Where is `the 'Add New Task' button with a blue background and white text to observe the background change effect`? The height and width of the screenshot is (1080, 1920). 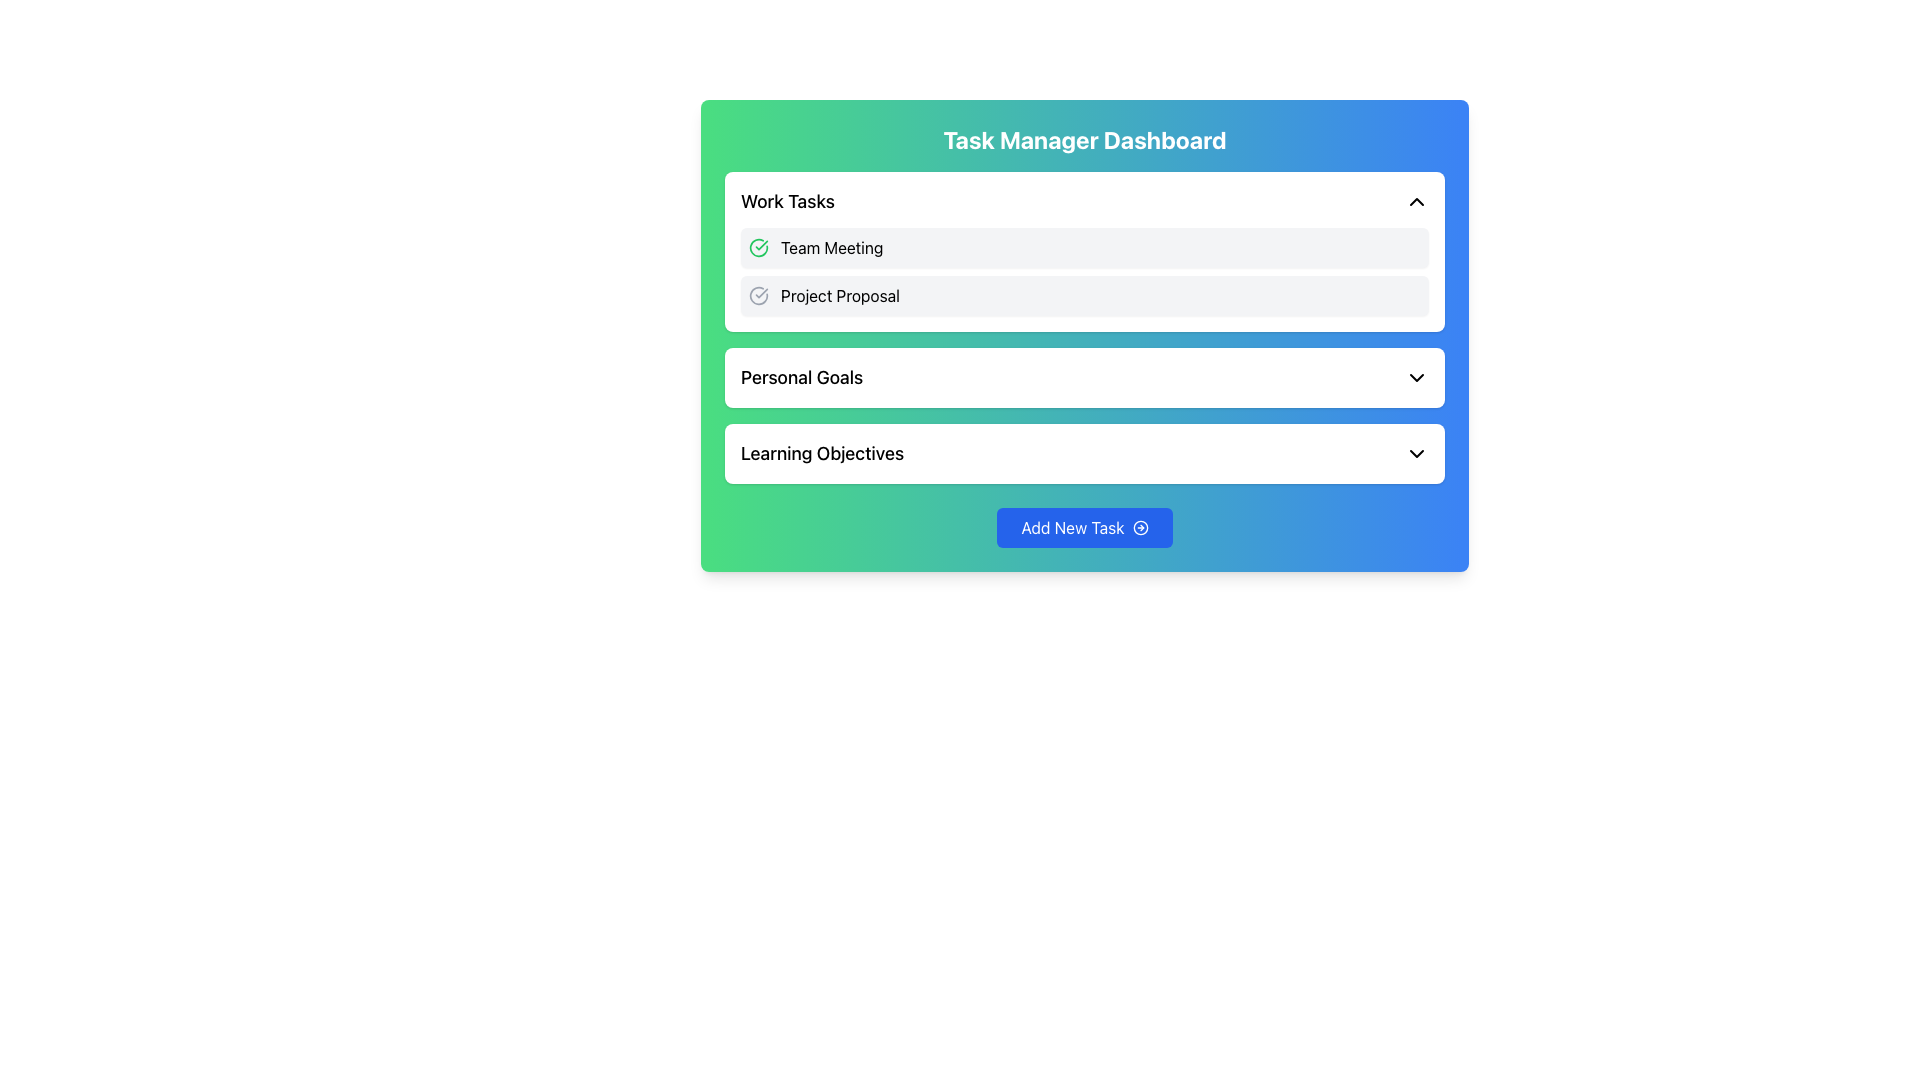
the 'Add New Task' button with a blue background and white text to observe the background change effect is located at coordinates (1083, 527).